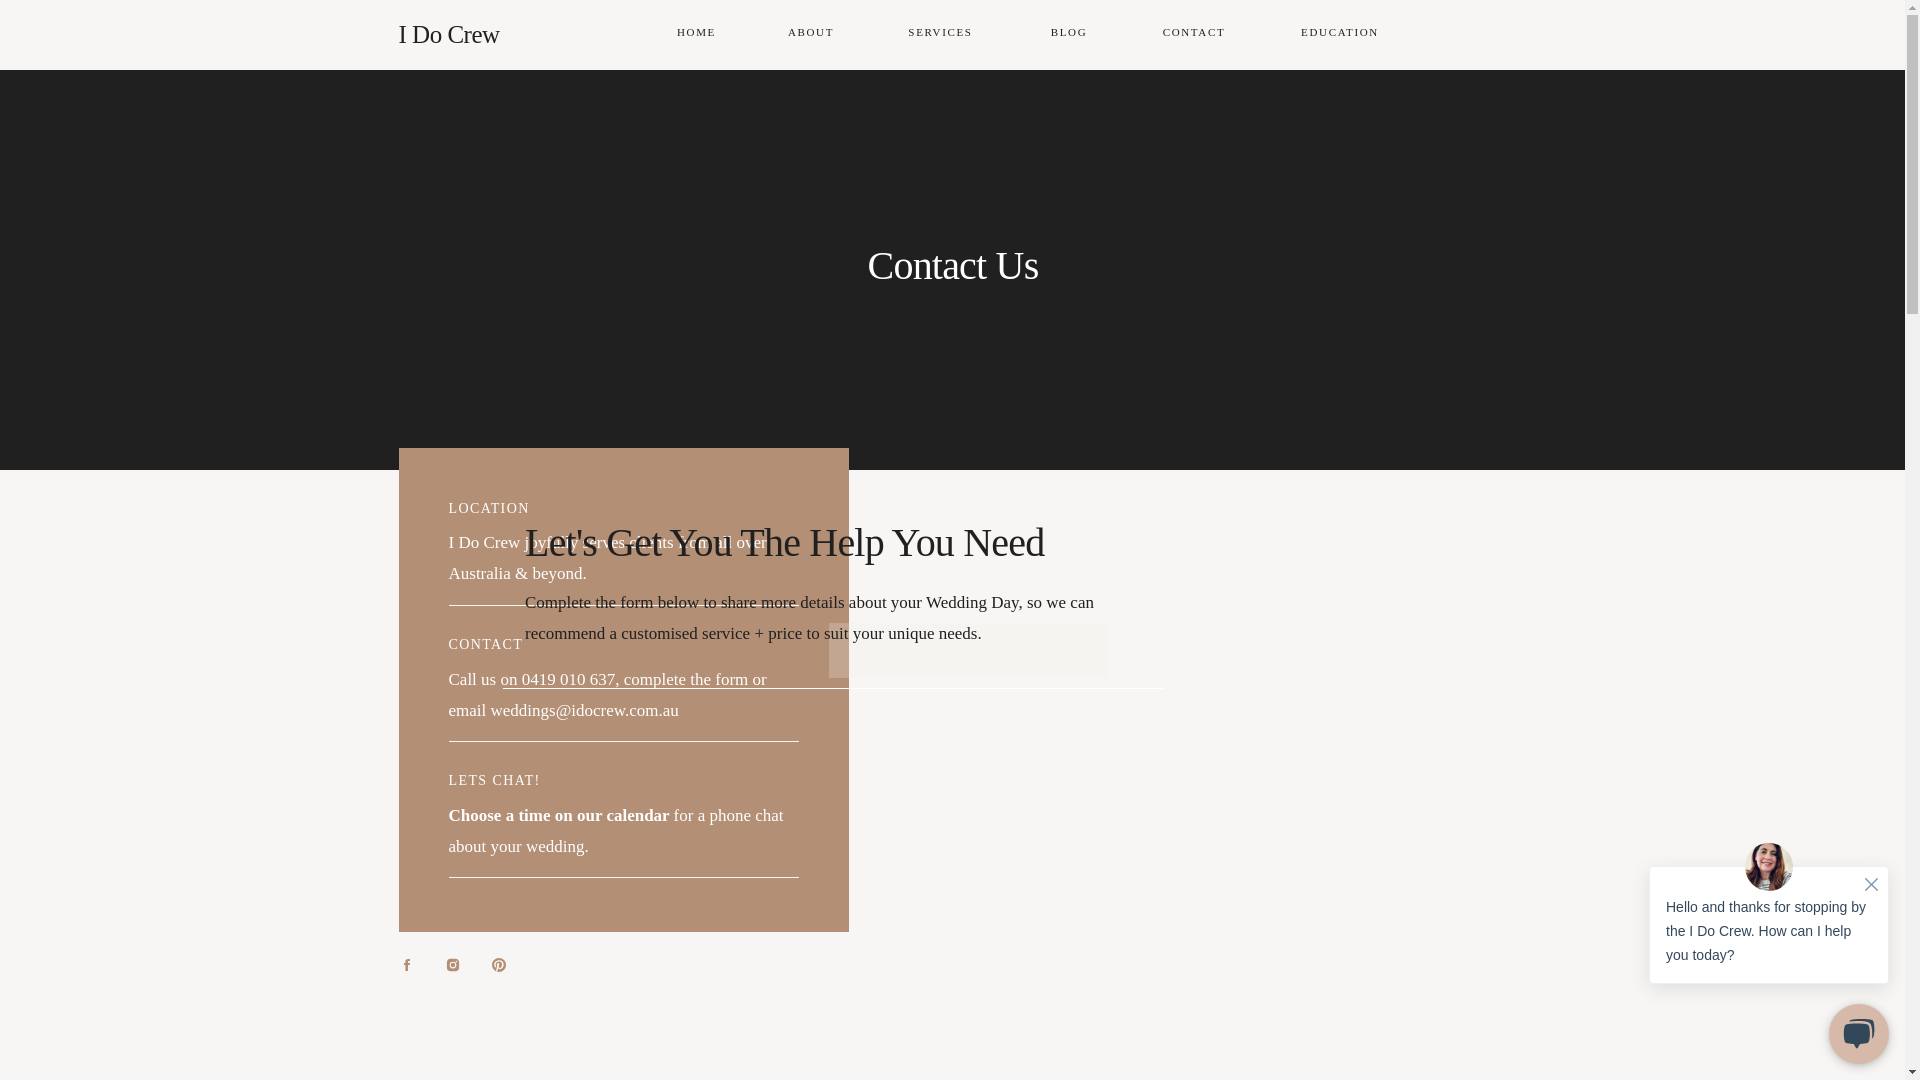  I want to click on 'I Do Crew', so click(496, 35).